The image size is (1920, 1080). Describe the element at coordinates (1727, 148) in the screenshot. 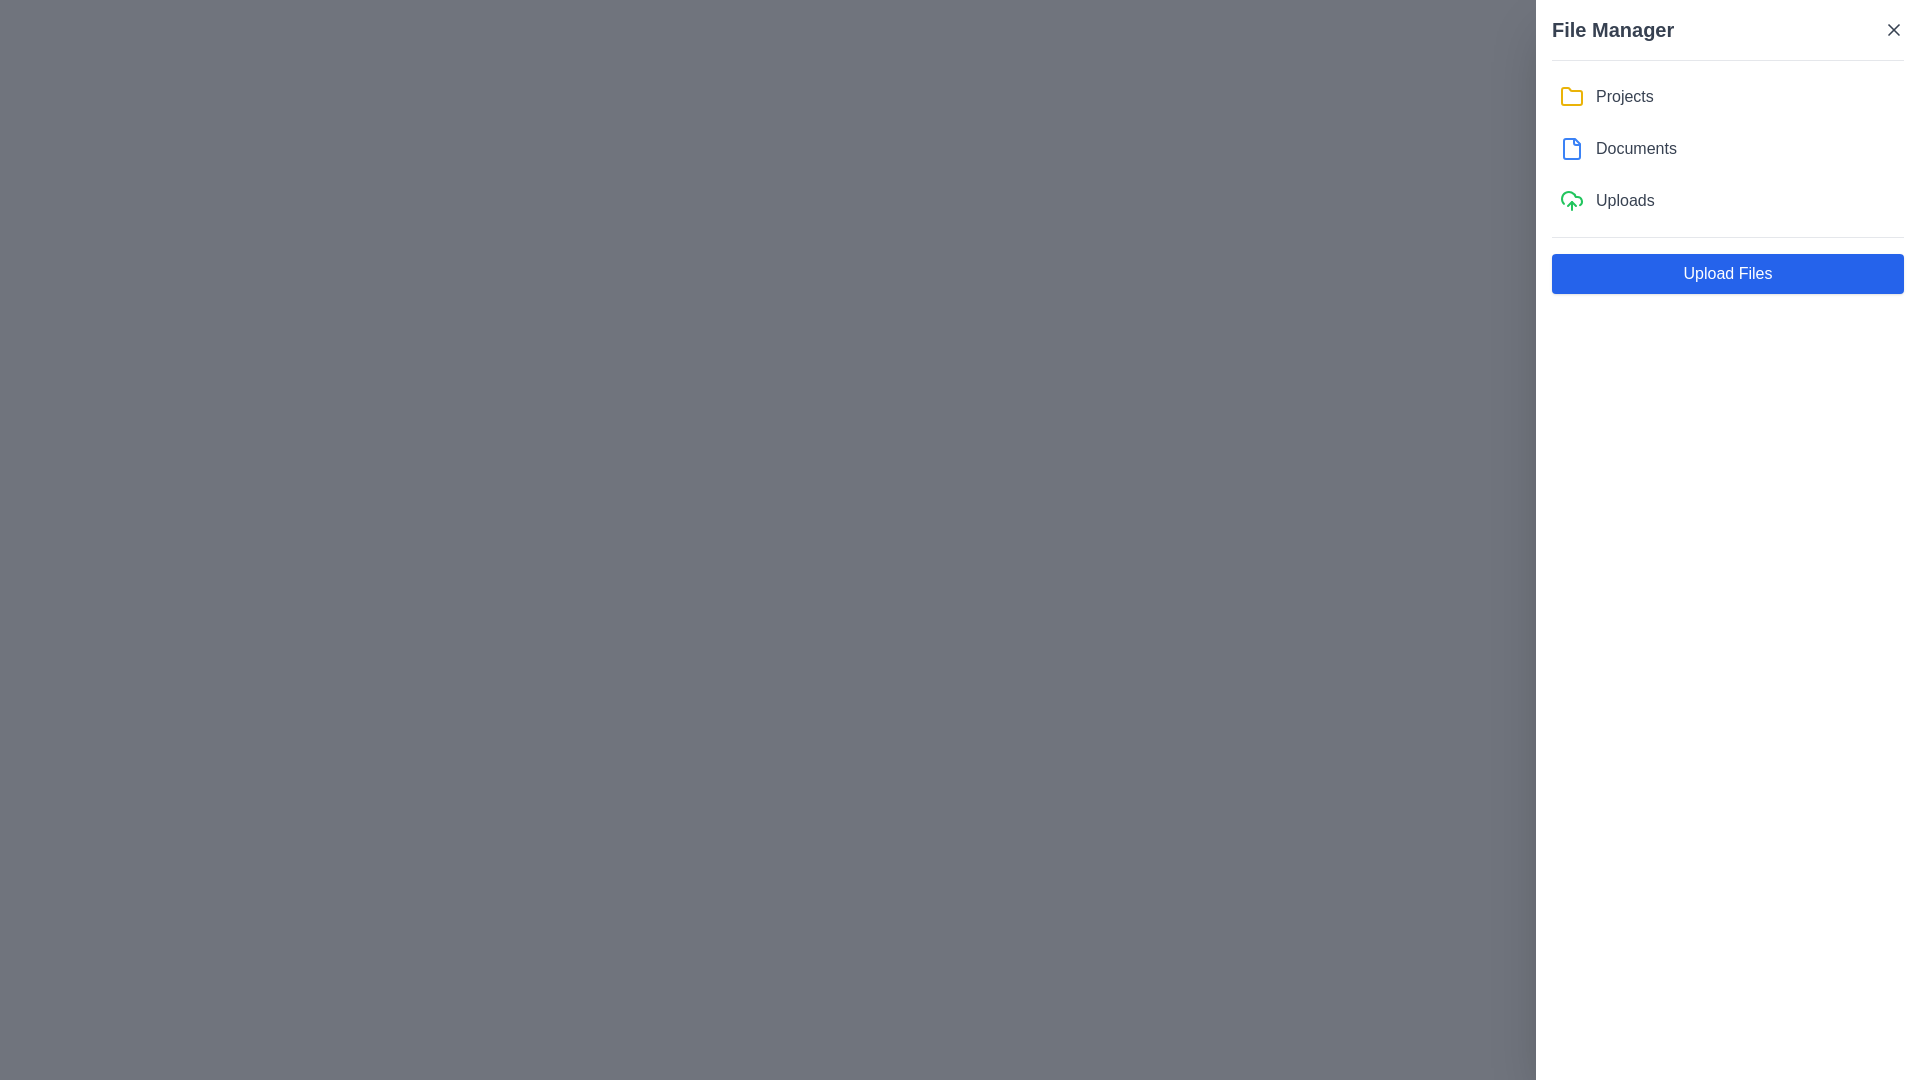

I see `the Navigation Menu located in the right-most sidebar under 'File Manager', which contains the items 'Projects', 'Documents', and 'Uploads' with colored icons` at that location.